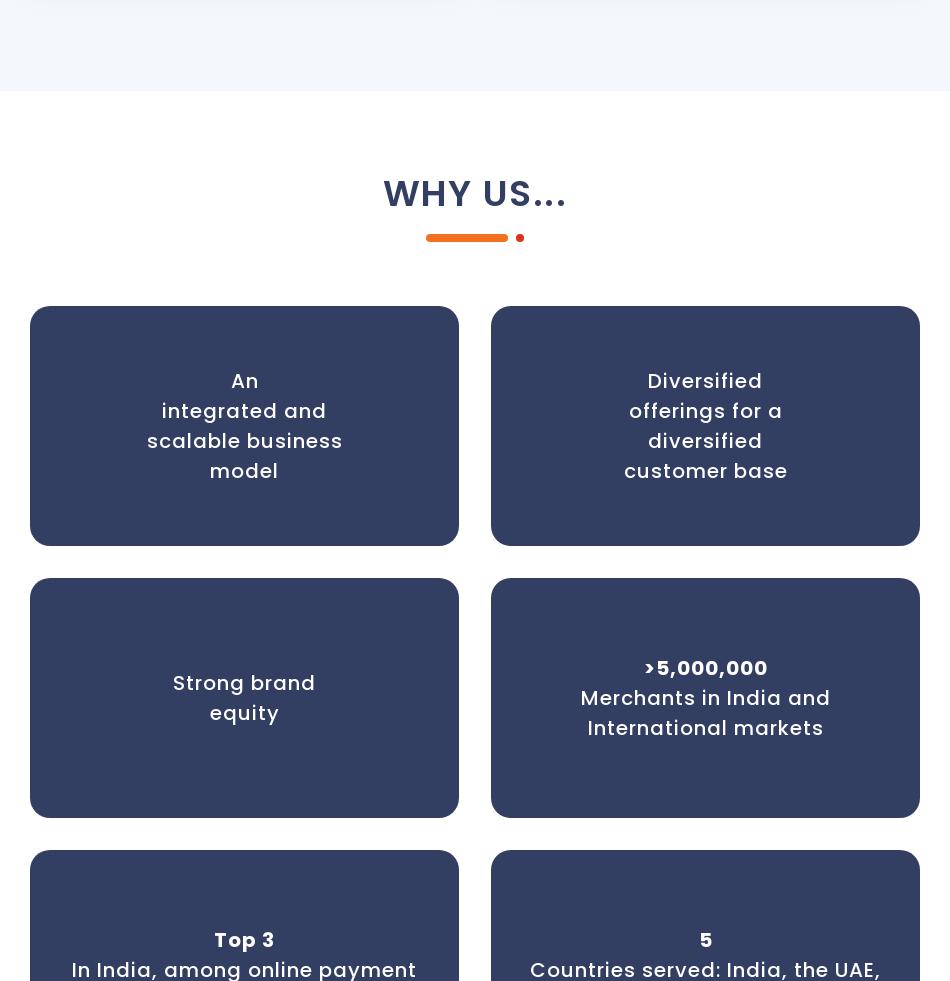 This screenshot has height=981, width=950. What do you see at coordinates (229, 380) in the screenshot?
I see `'An'` at bounding box center [229, 380].